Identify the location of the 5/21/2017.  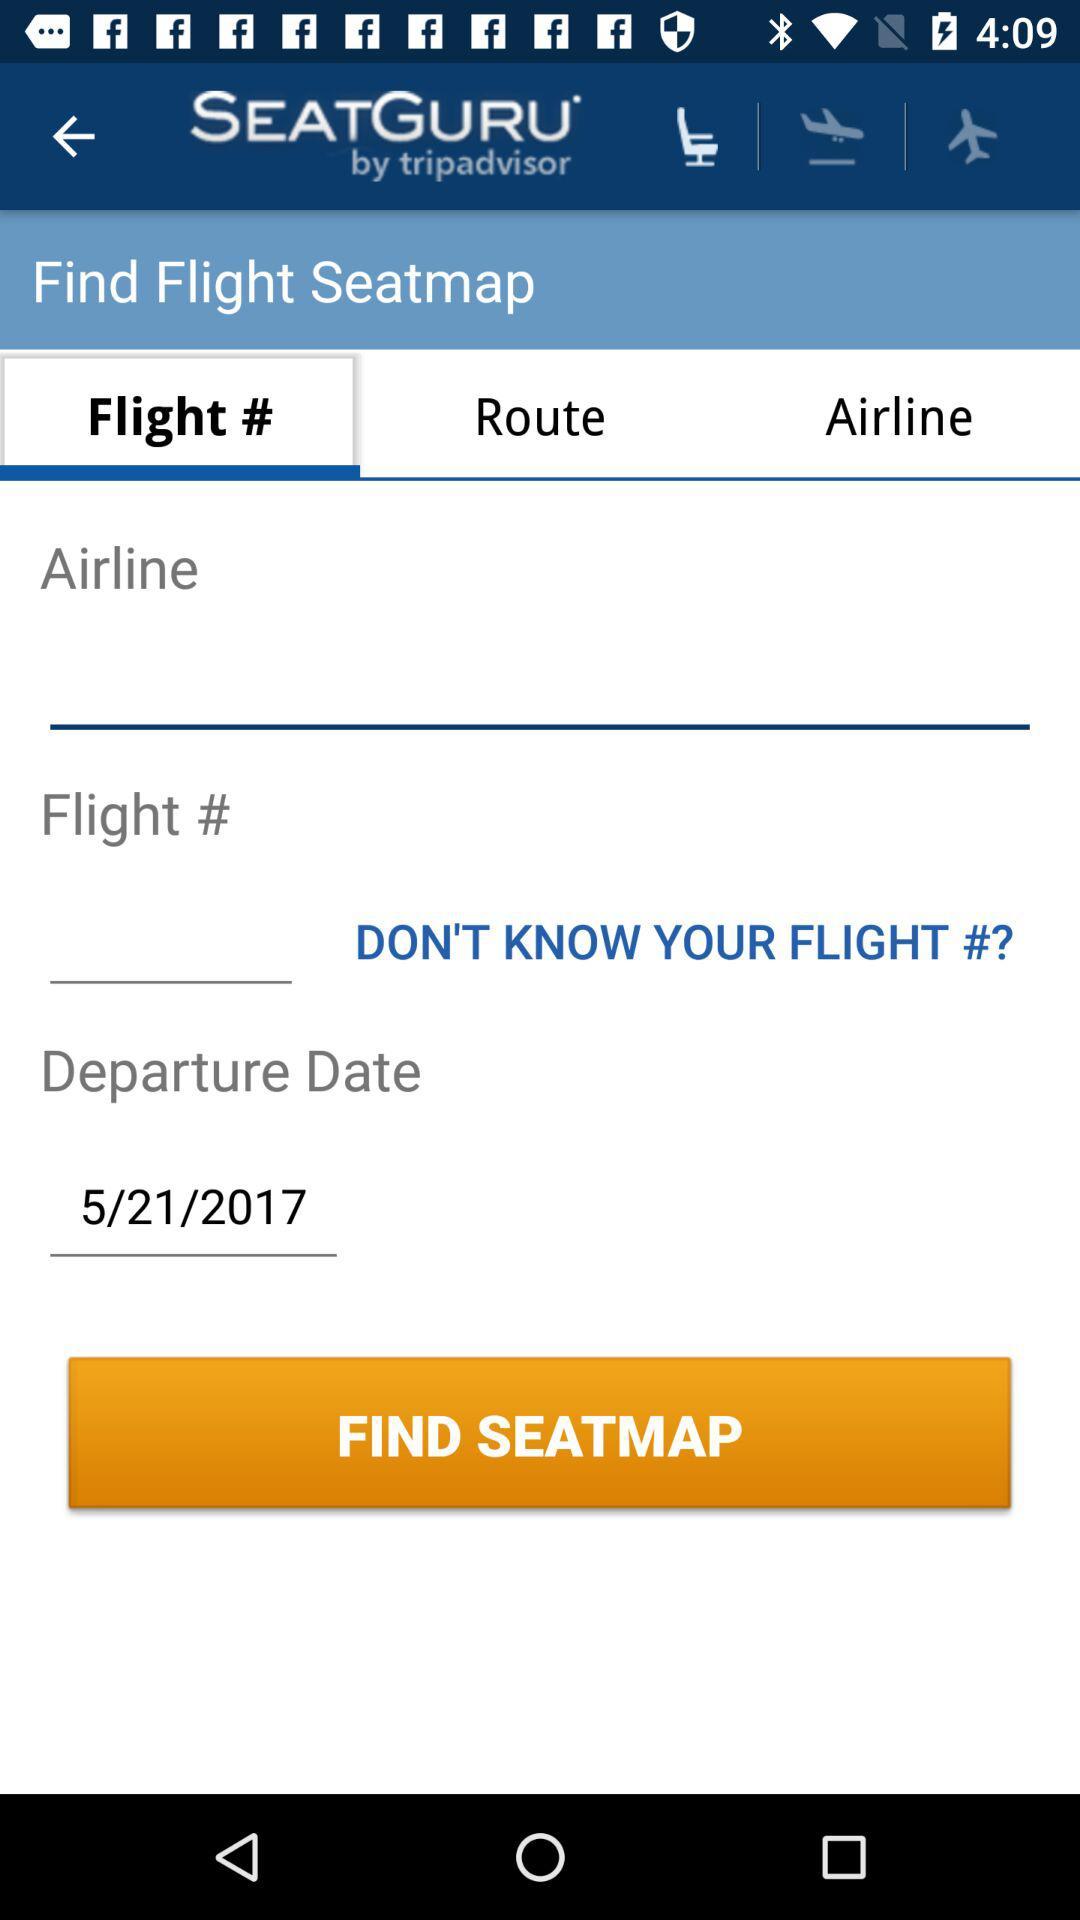
(193, 1204).